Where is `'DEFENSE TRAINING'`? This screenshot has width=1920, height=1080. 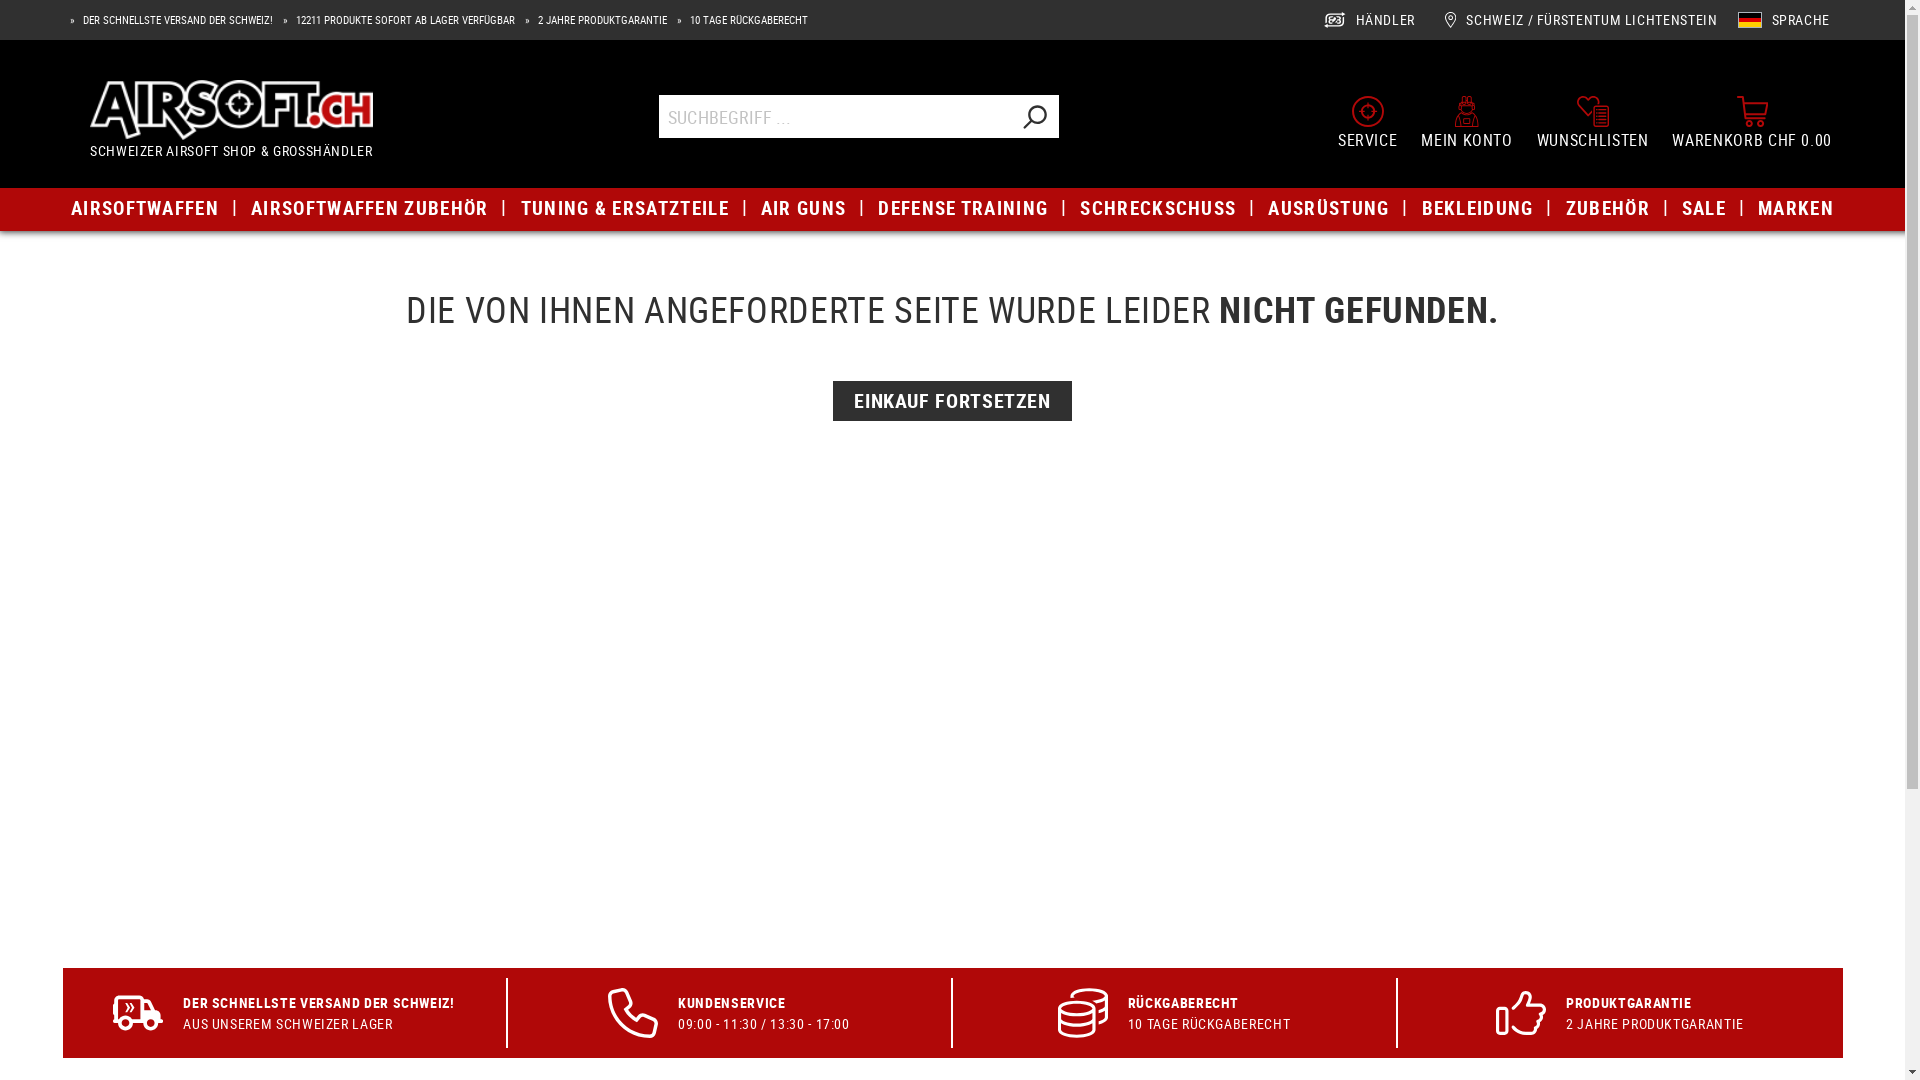
'DEFENSE TRAINING' is located at coordinates (963, 208).